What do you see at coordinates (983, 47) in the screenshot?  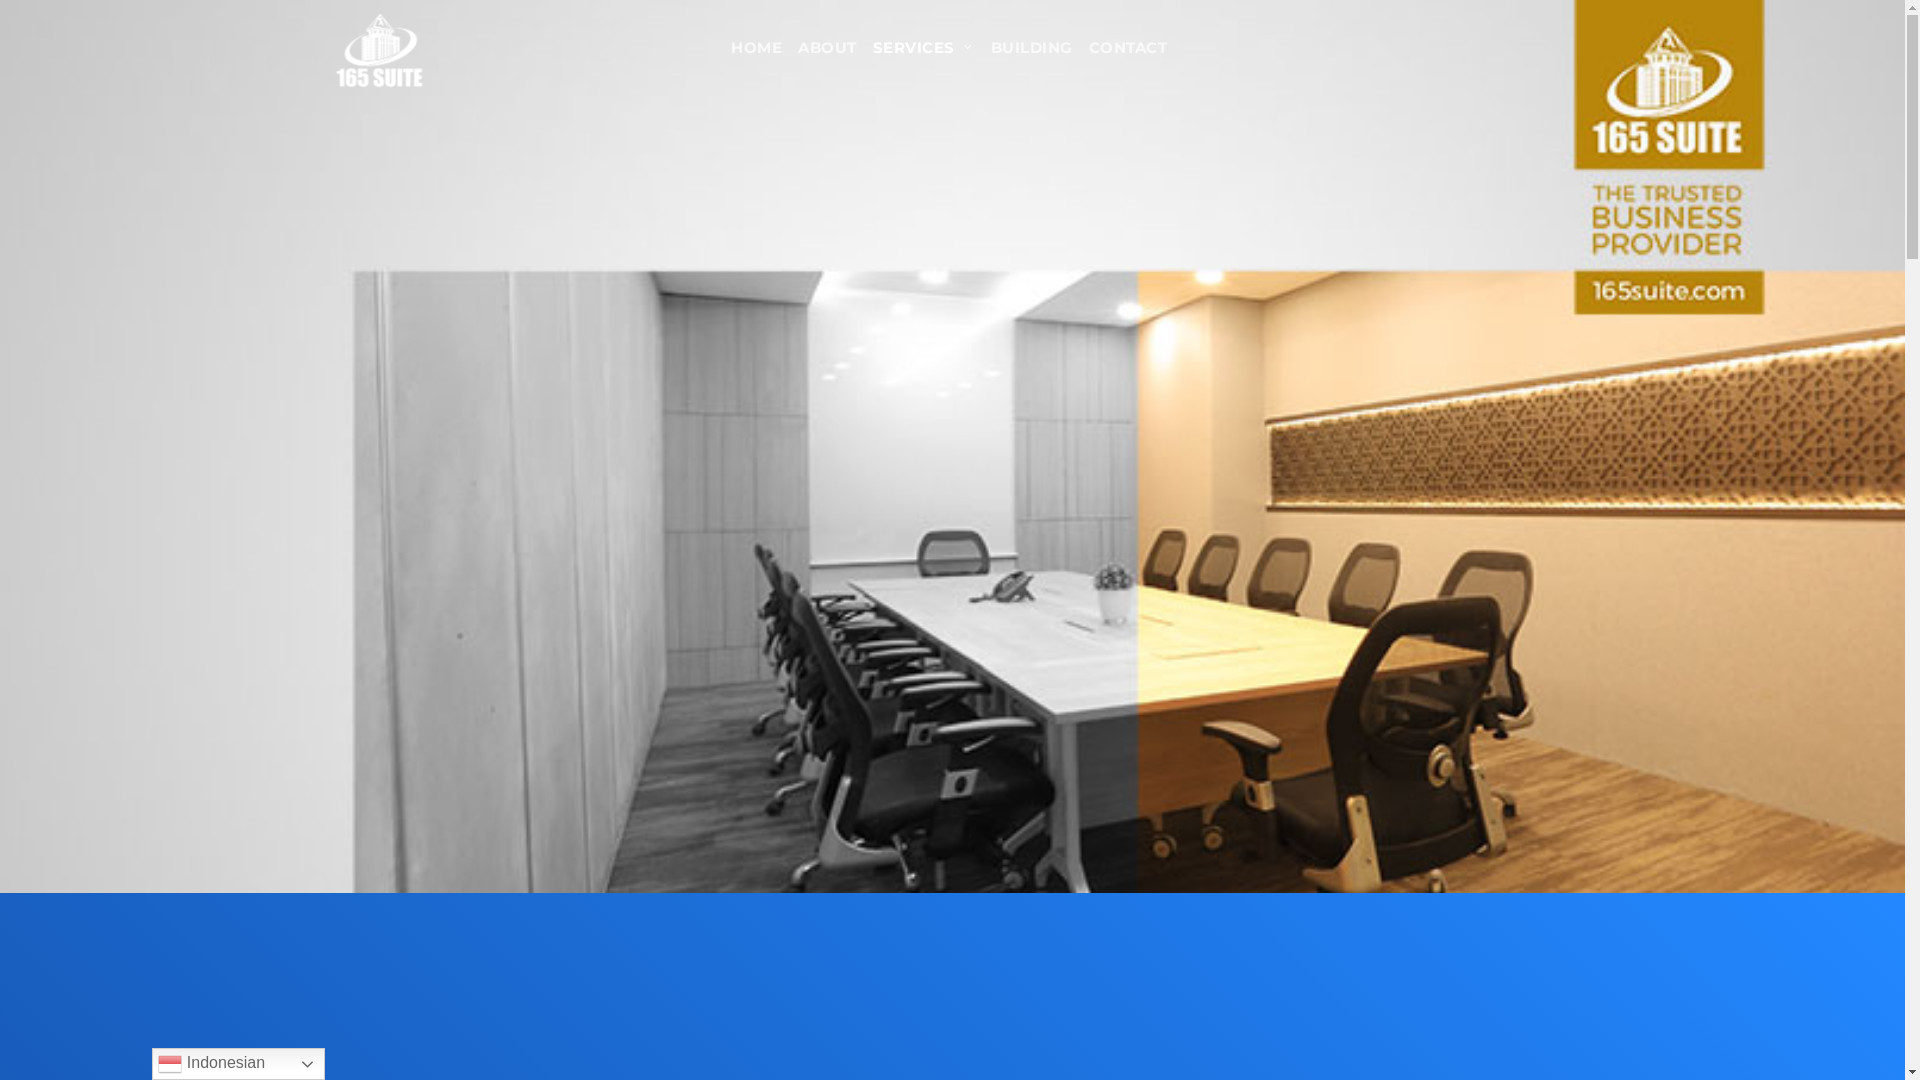 I see `'BUILDING'` at bounding box center [983, 47].